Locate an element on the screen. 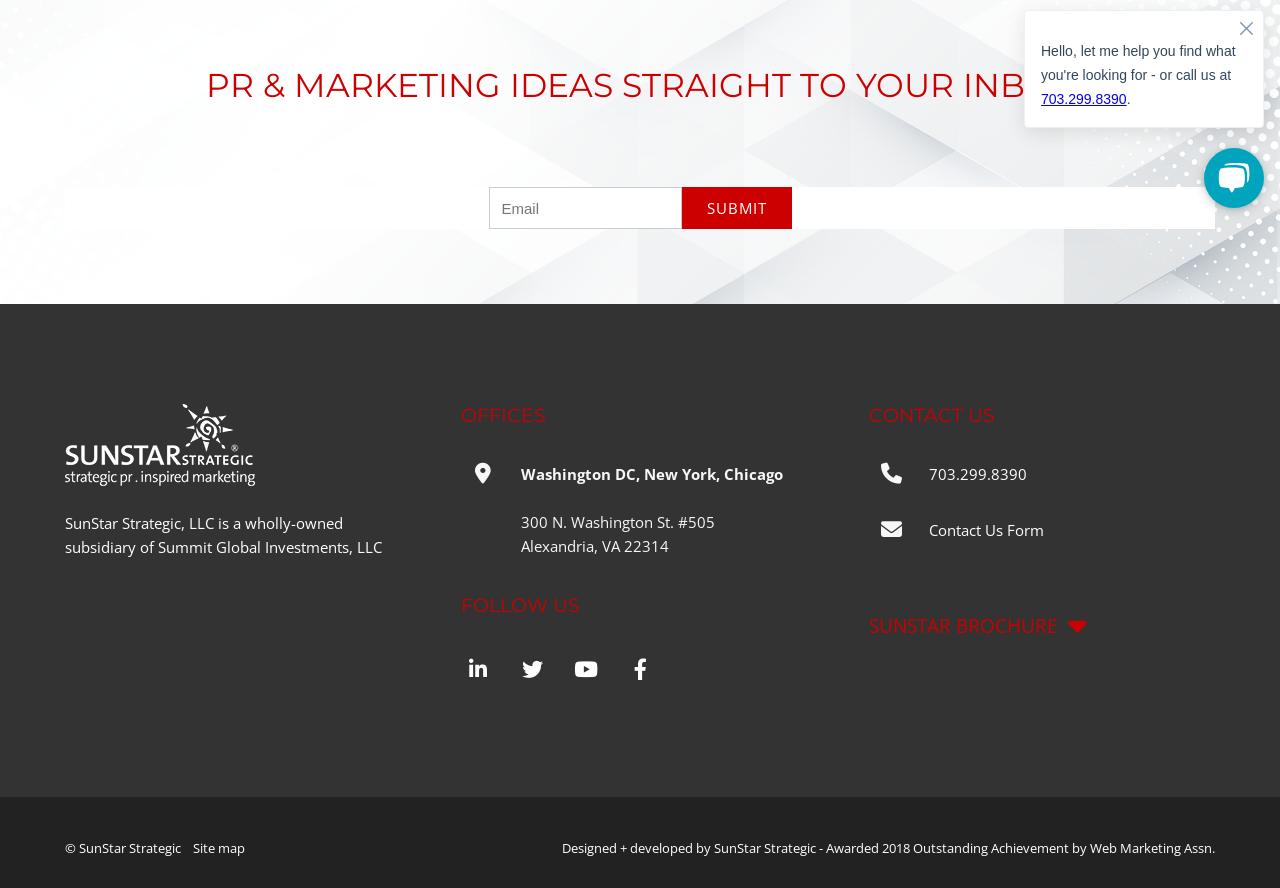  'SunStar Strategic, LLC is a wholly-owned subsidiary of Summit Global Investments, LLC' is located at coordinates (223, 534).